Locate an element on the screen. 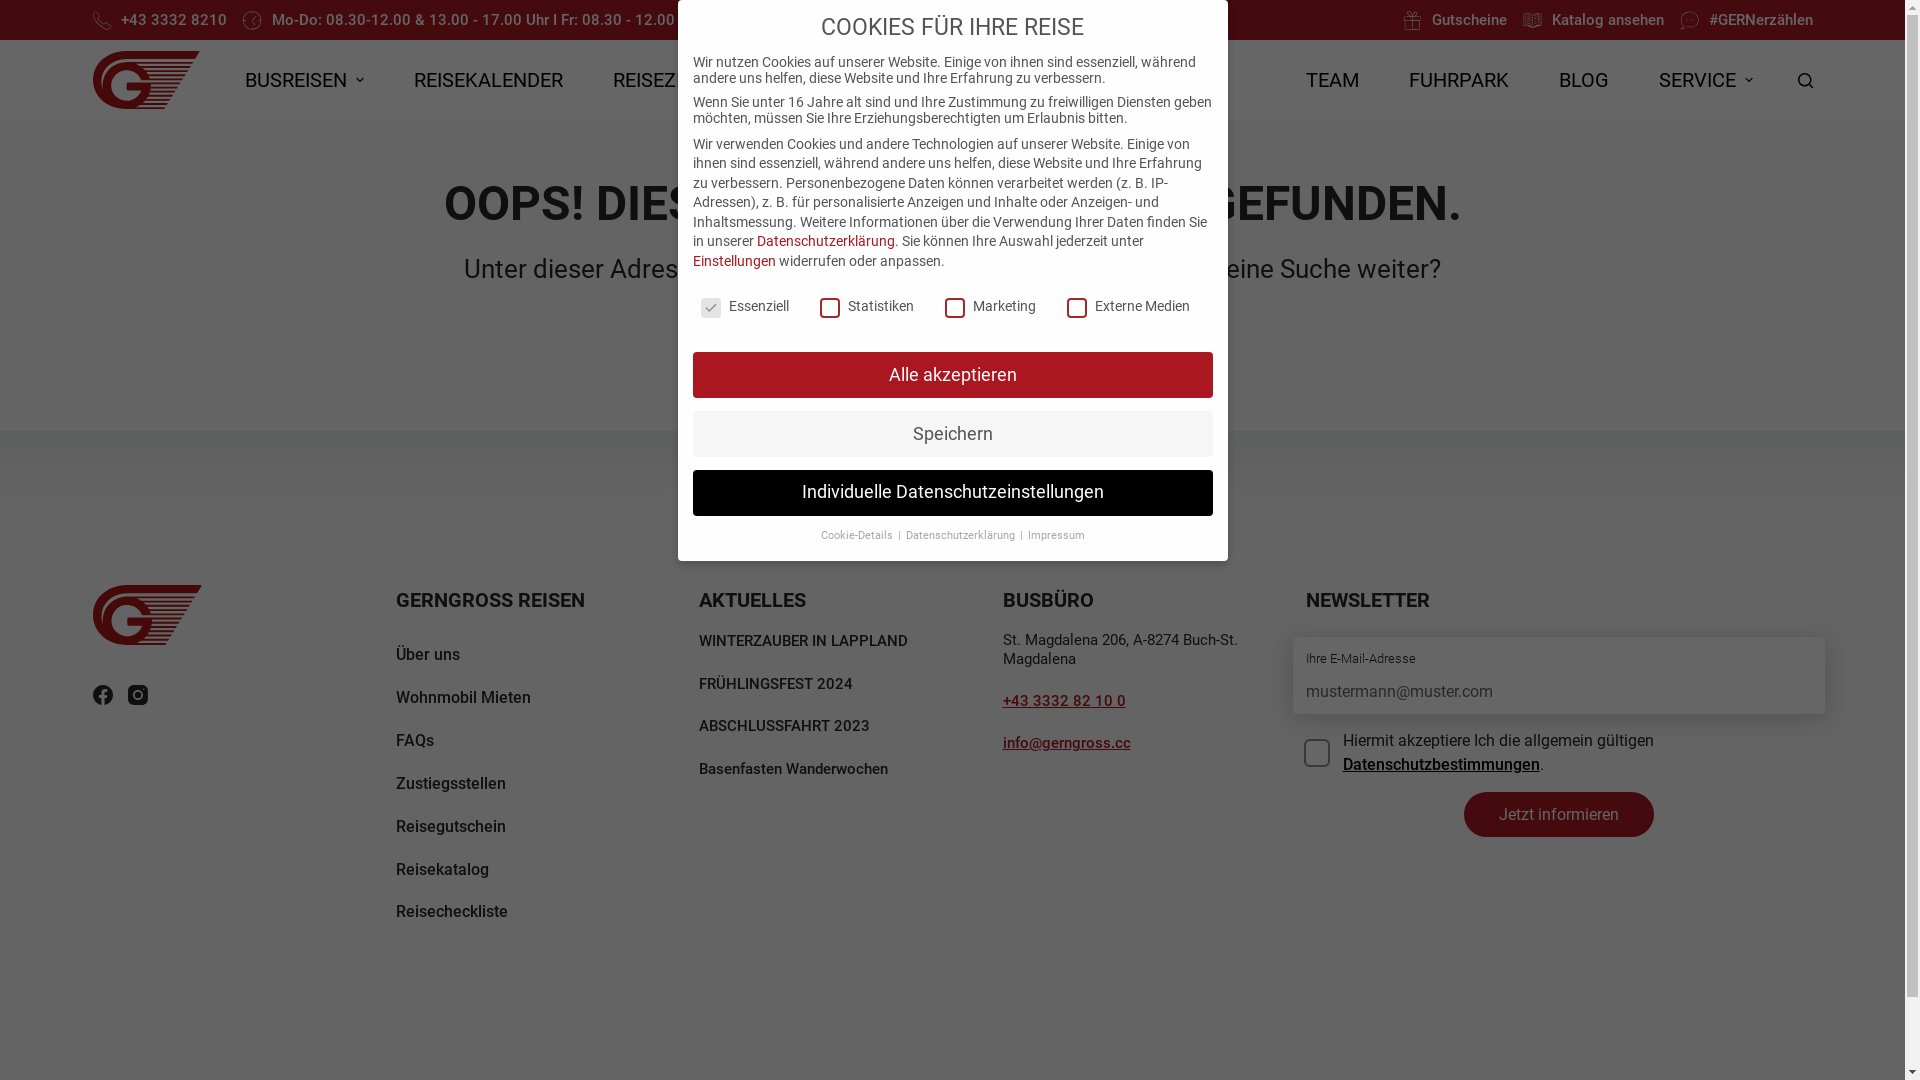  'BUSREISEN' is located at coordinates (303, 79).